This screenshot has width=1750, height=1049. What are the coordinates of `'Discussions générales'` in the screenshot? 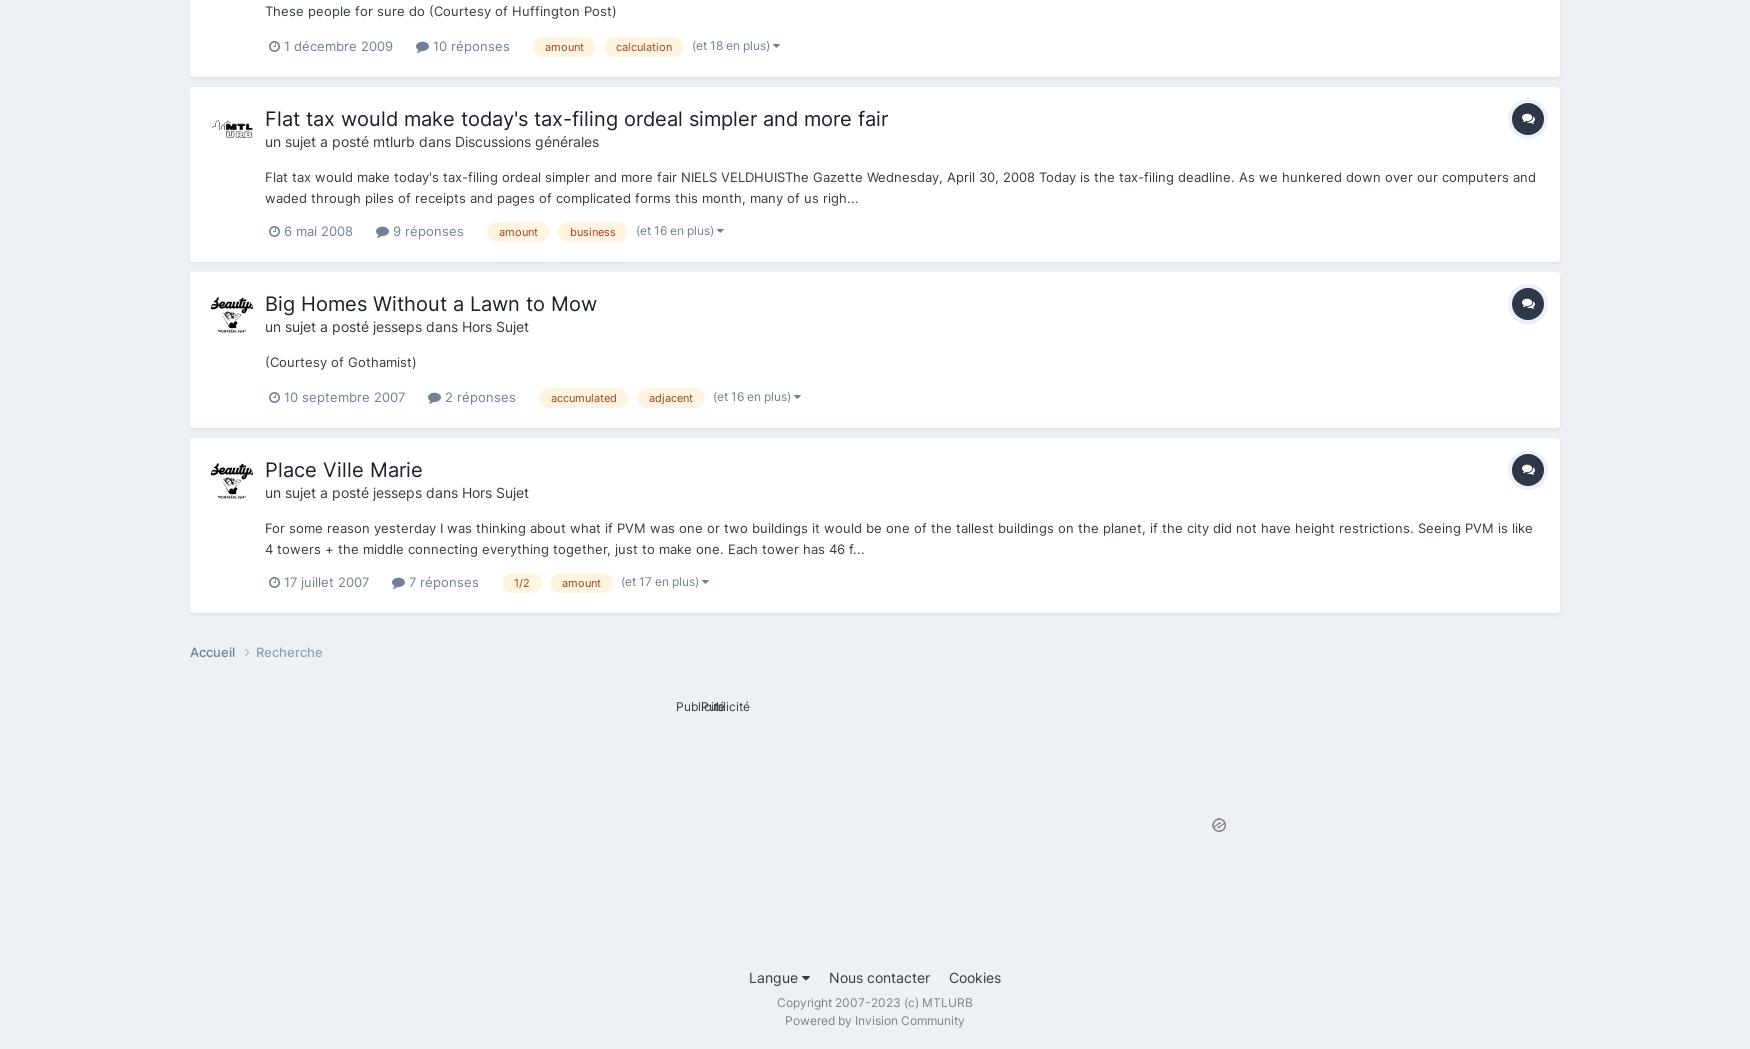 It's located at (455, 141).